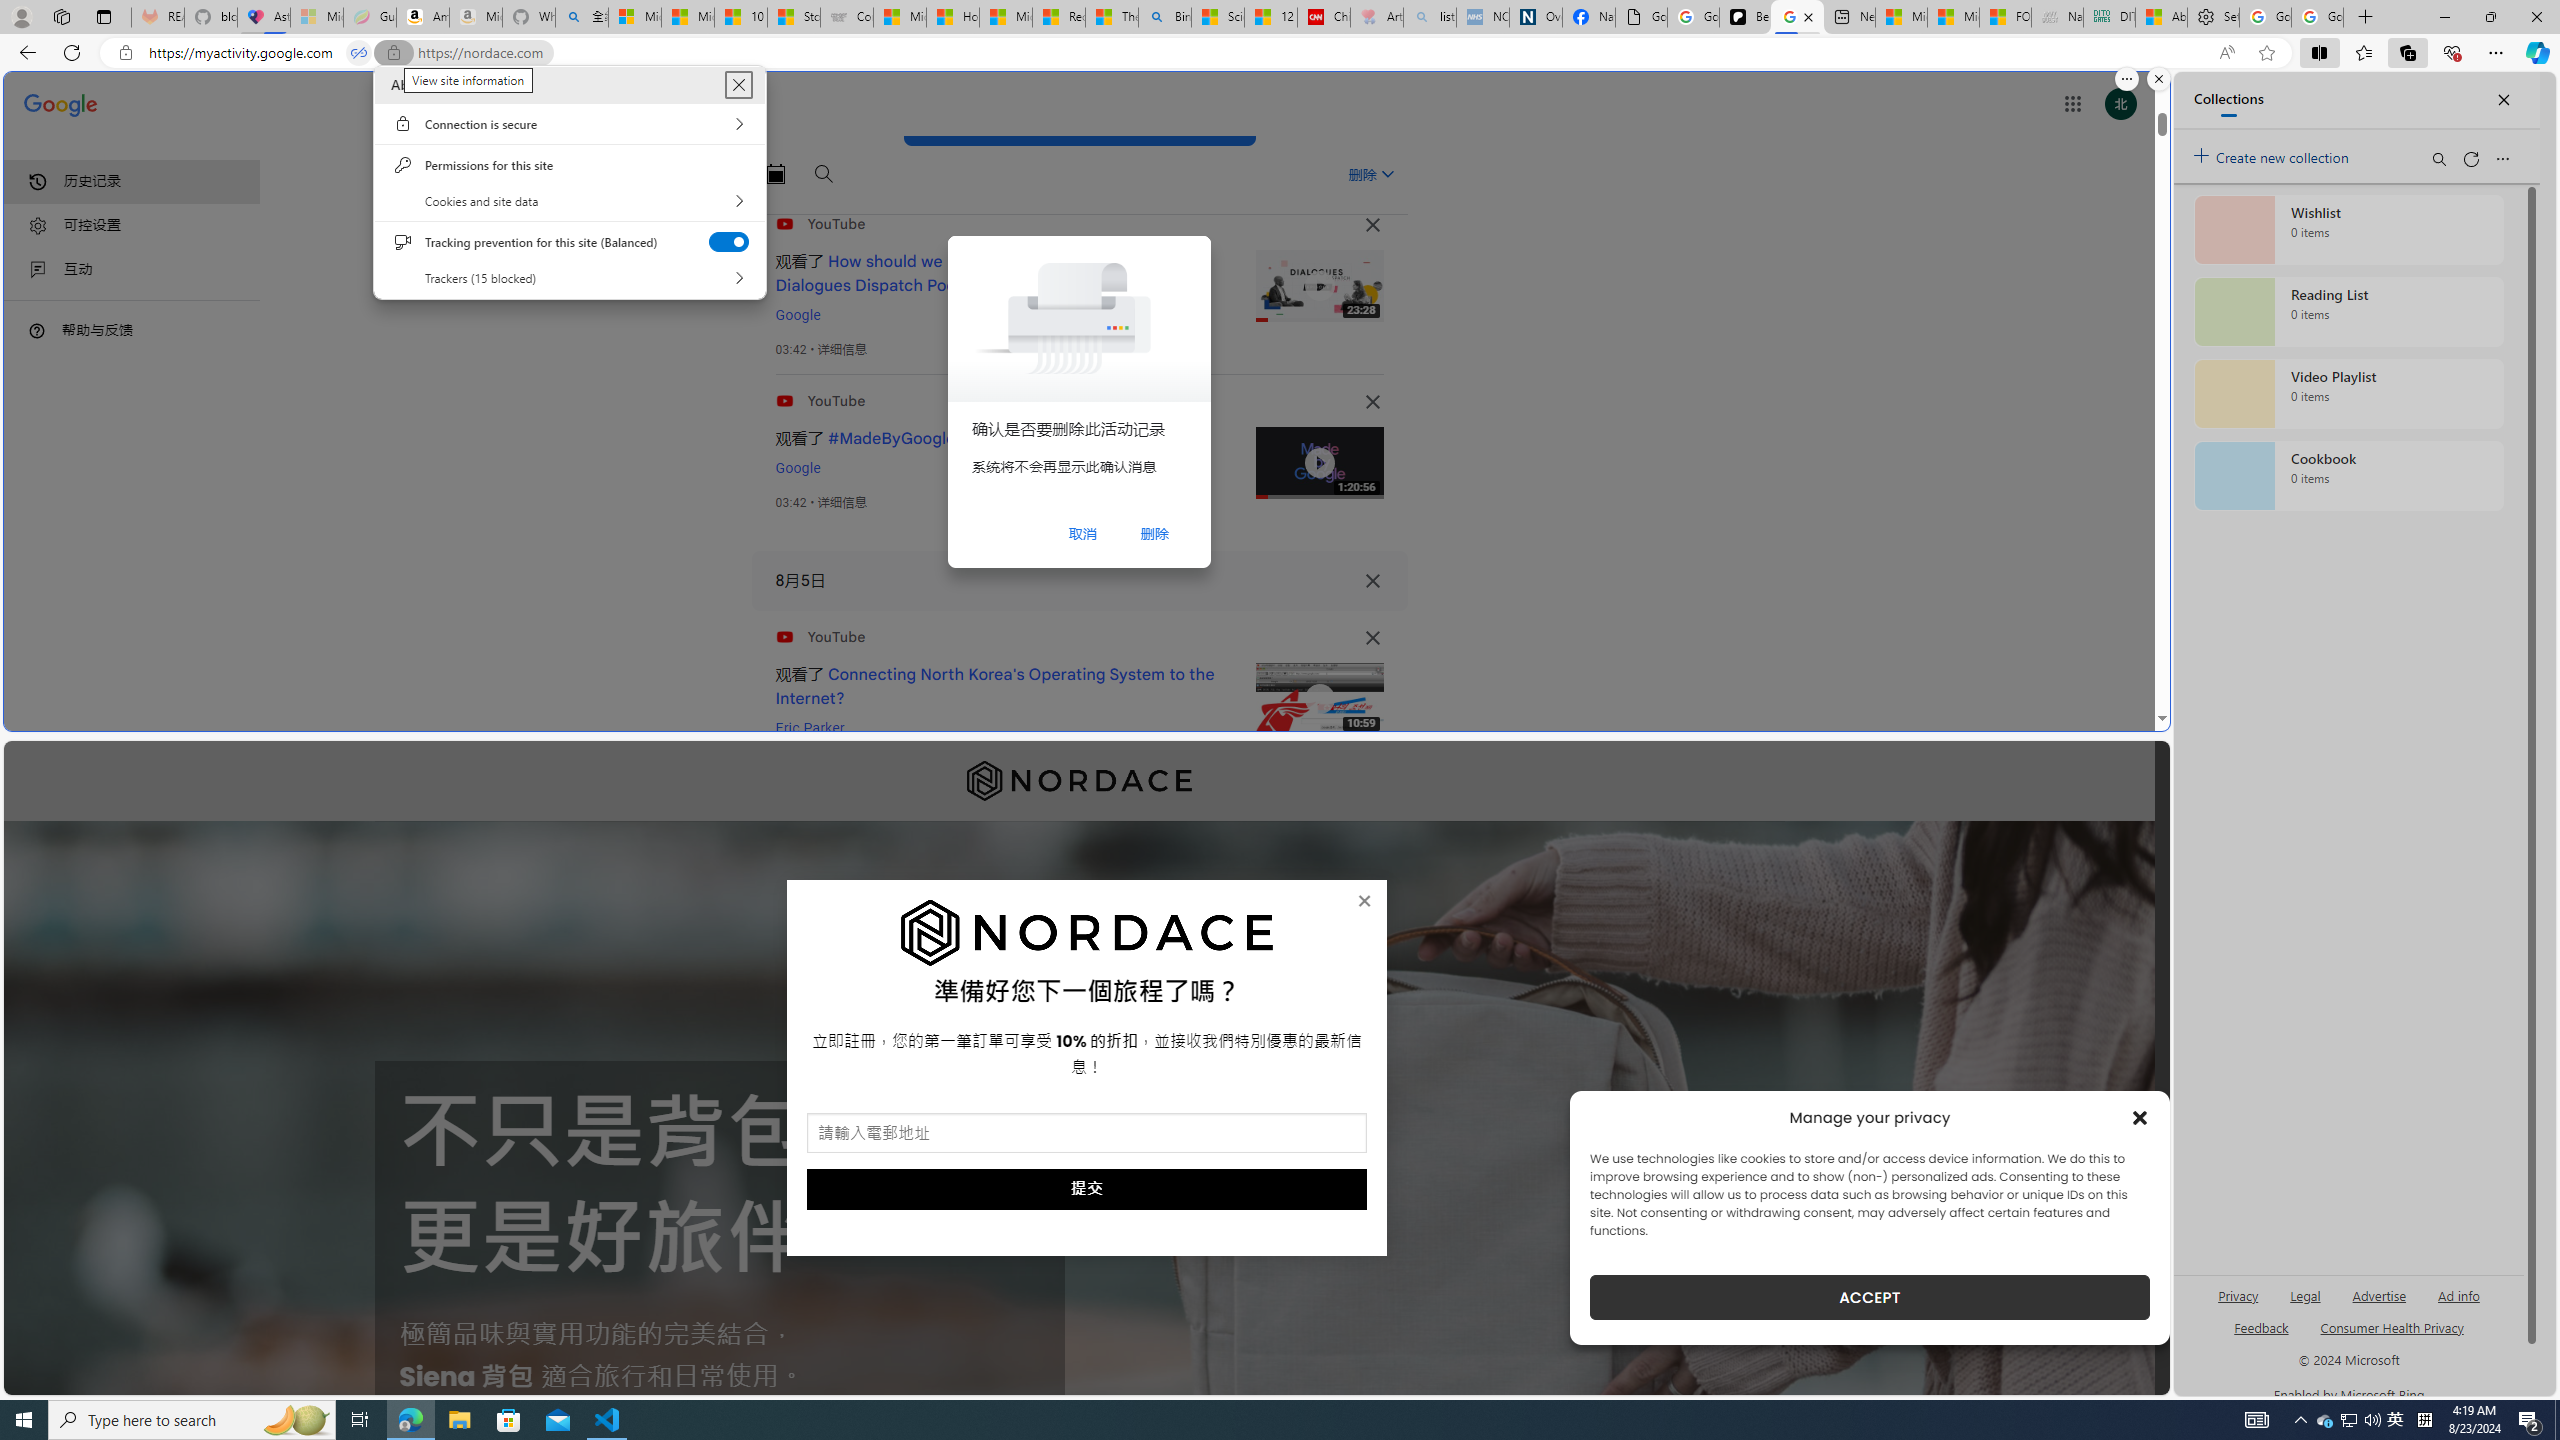 The height and width of the screenshot is (1440, 2560). Describe the element at coordinates (2364, 51) in the screenshot. I see `'Favorites'` at that location.